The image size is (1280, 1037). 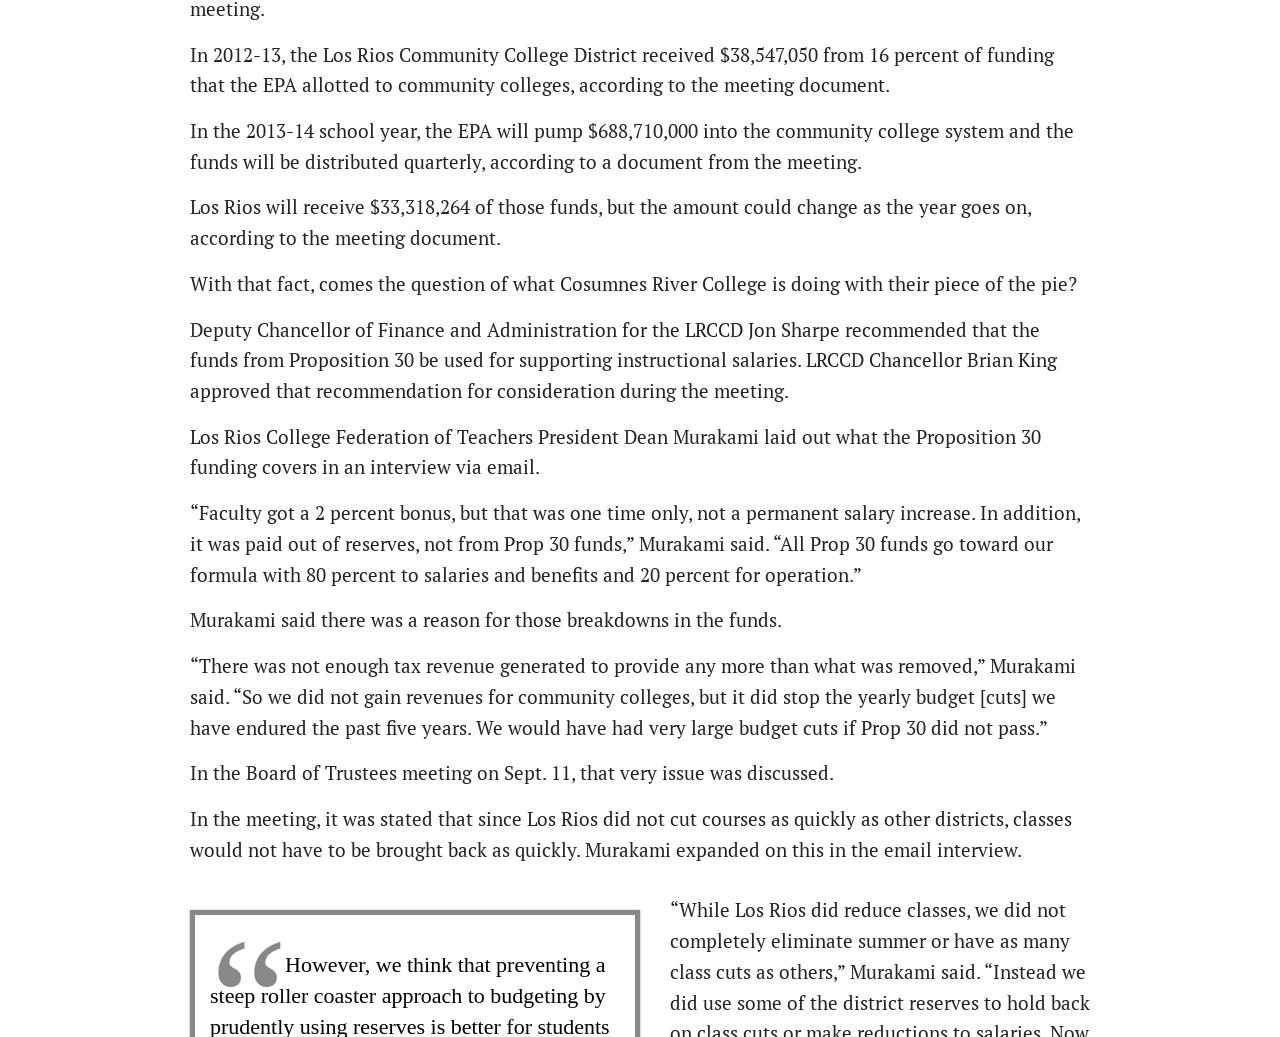 What do you see at coordinates (614, 449) in the screenshot?
I see `'Los Rios College Federation of Teachers President Dean Murakami laid out what the Proposition 30 funding covers in an interview via email.'` at bounding box center [614, 449].